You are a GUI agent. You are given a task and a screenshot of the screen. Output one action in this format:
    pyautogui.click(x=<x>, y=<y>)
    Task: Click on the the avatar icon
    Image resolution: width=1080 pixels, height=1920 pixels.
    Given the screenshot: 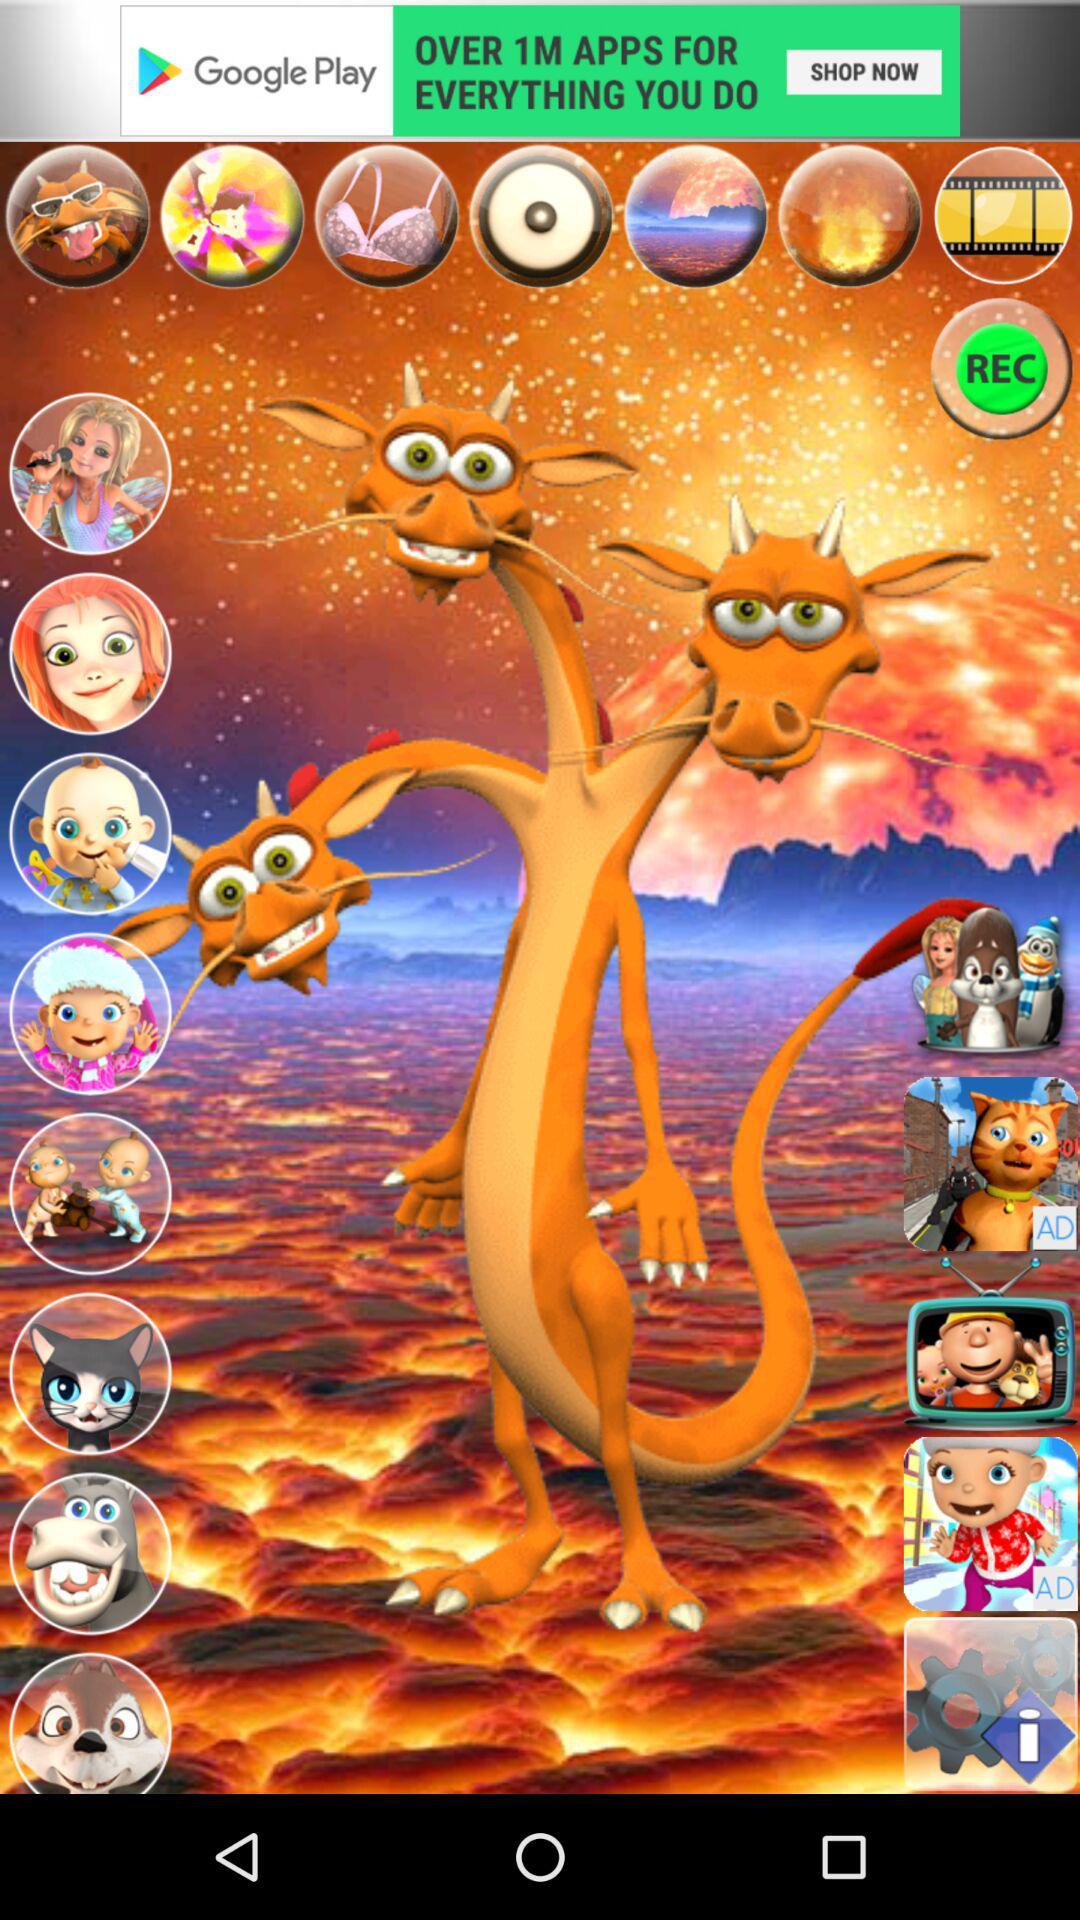 What is the action you would take?
    pyautogui.click(x=88, y=891)
    